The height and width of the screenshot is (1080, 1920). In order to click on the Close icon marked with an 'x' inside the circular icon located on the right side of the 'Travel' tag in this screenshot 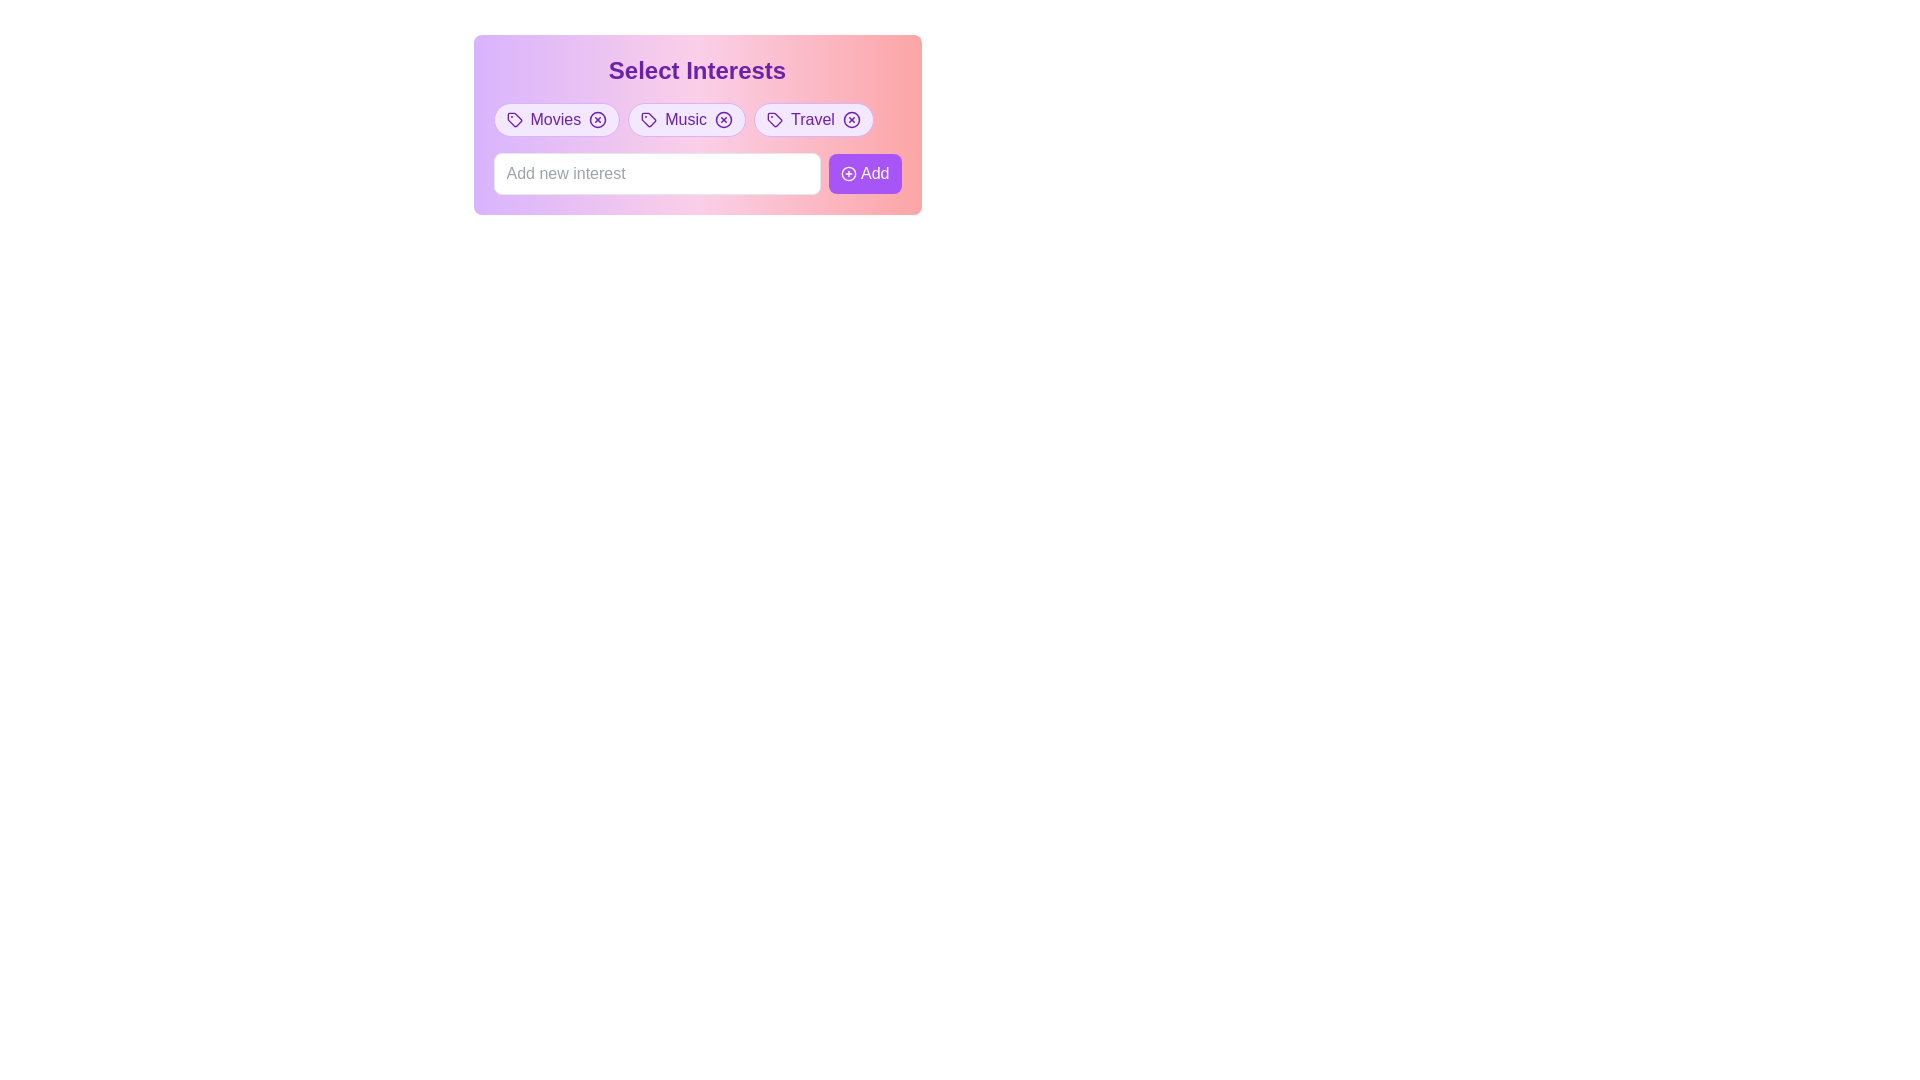, I will do `click(851, 119)`.